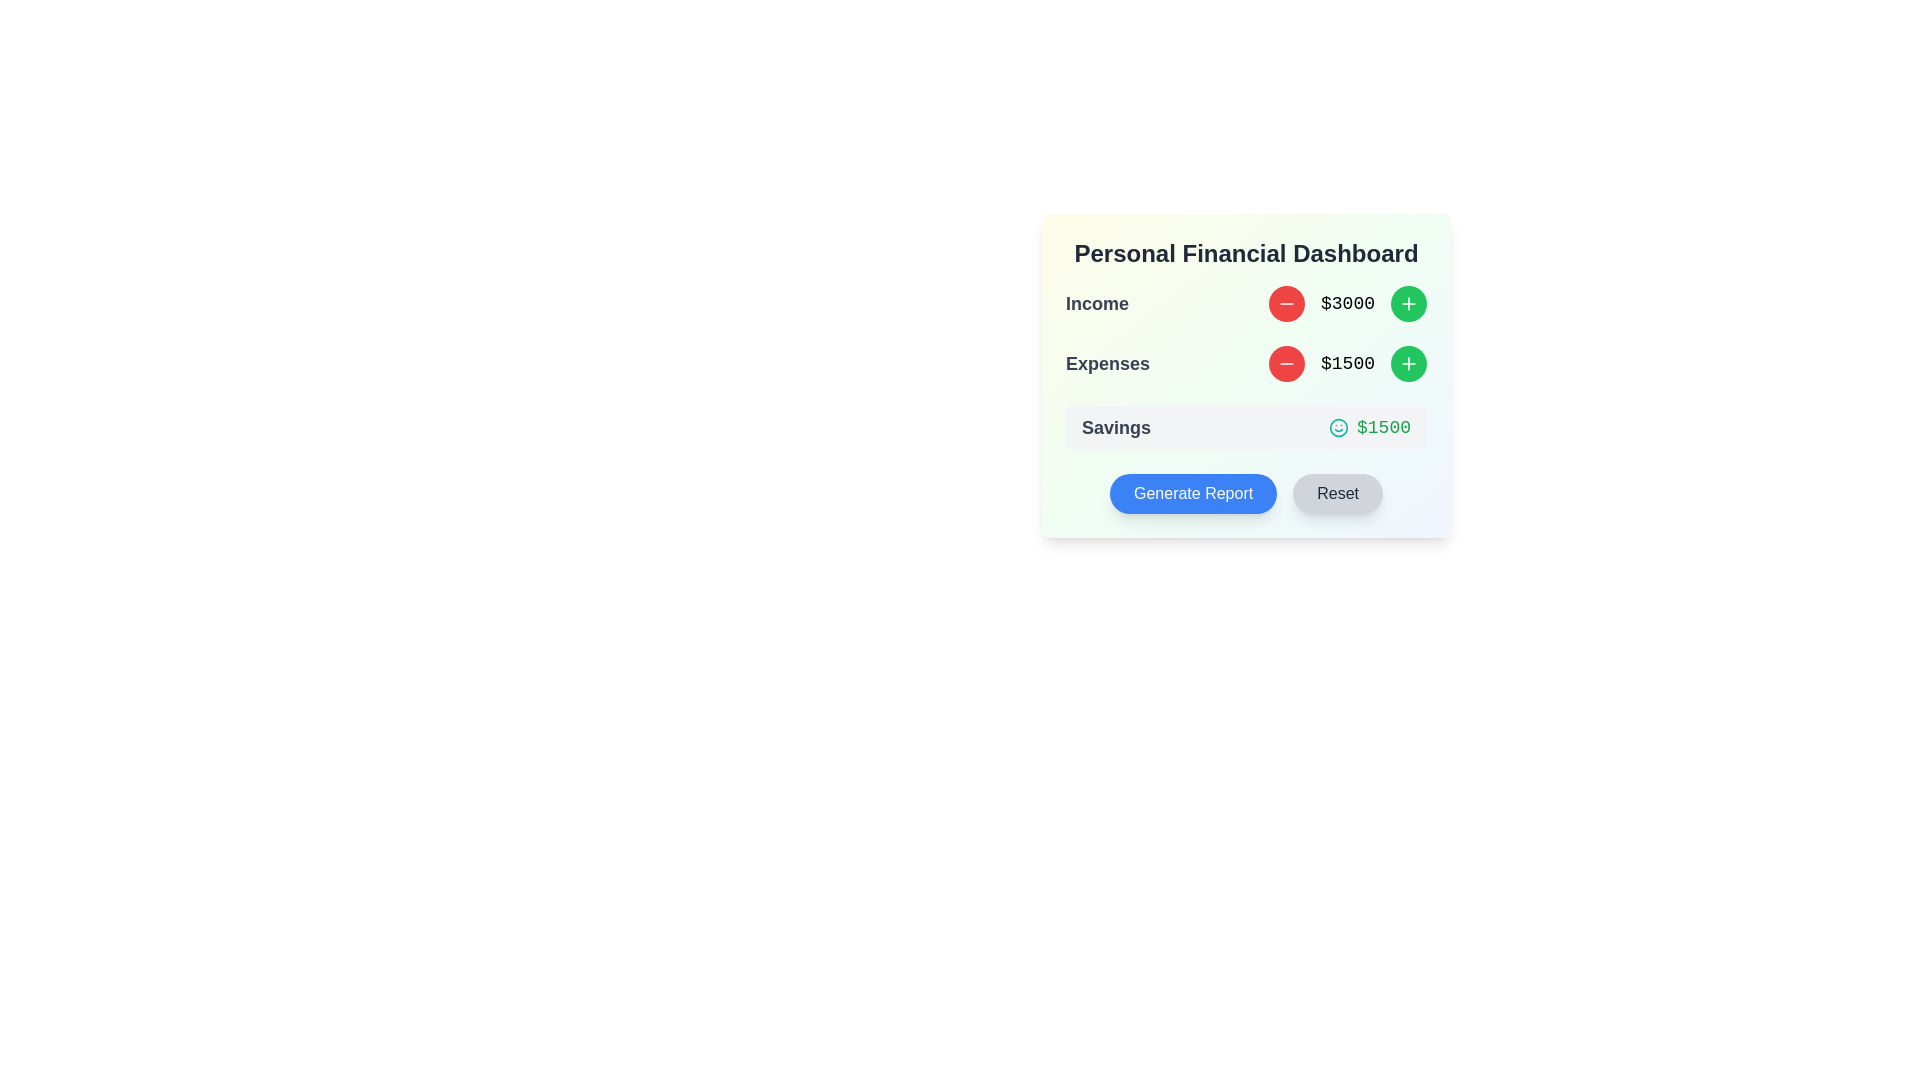  Describe the element at coordinates (1193, 493) in the screenshot. I see `the rounded rectangular button with a vibrant blue background and white text that reads 'Generate Report'` at that location.